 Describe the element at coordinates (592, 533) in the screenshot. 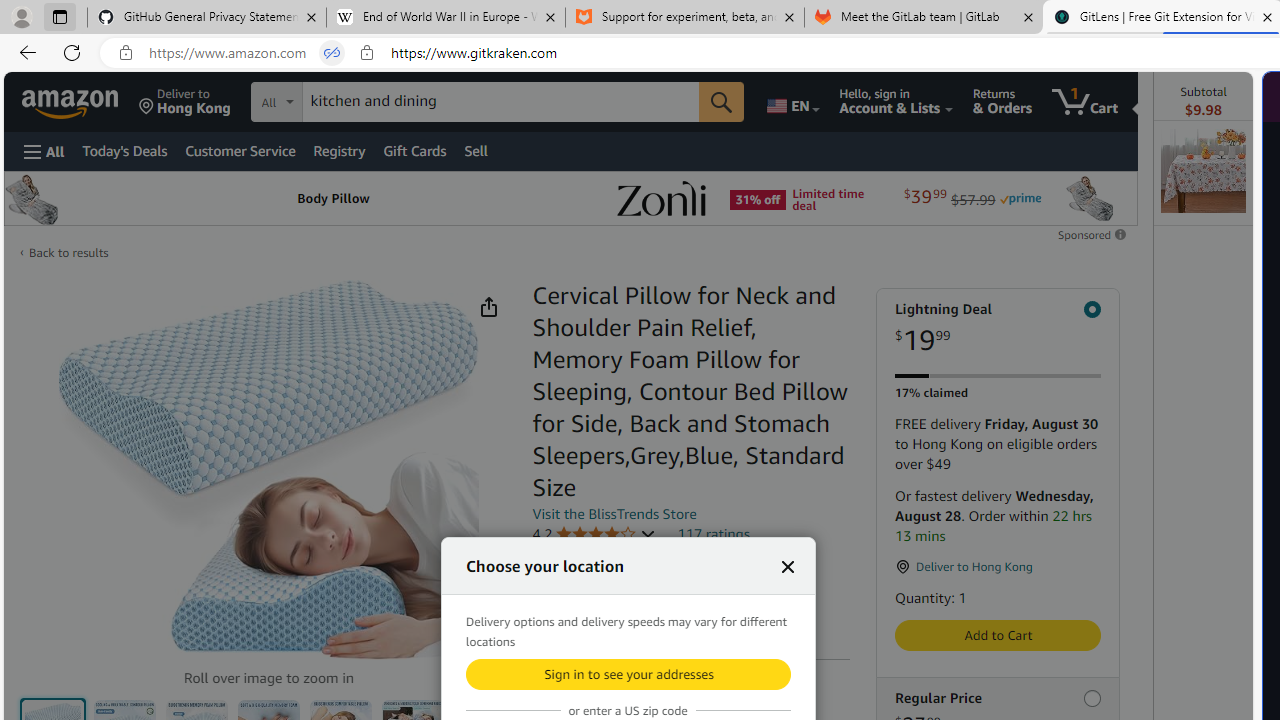

I see `'4.2 4.2 out of 5 stars'` at that location.